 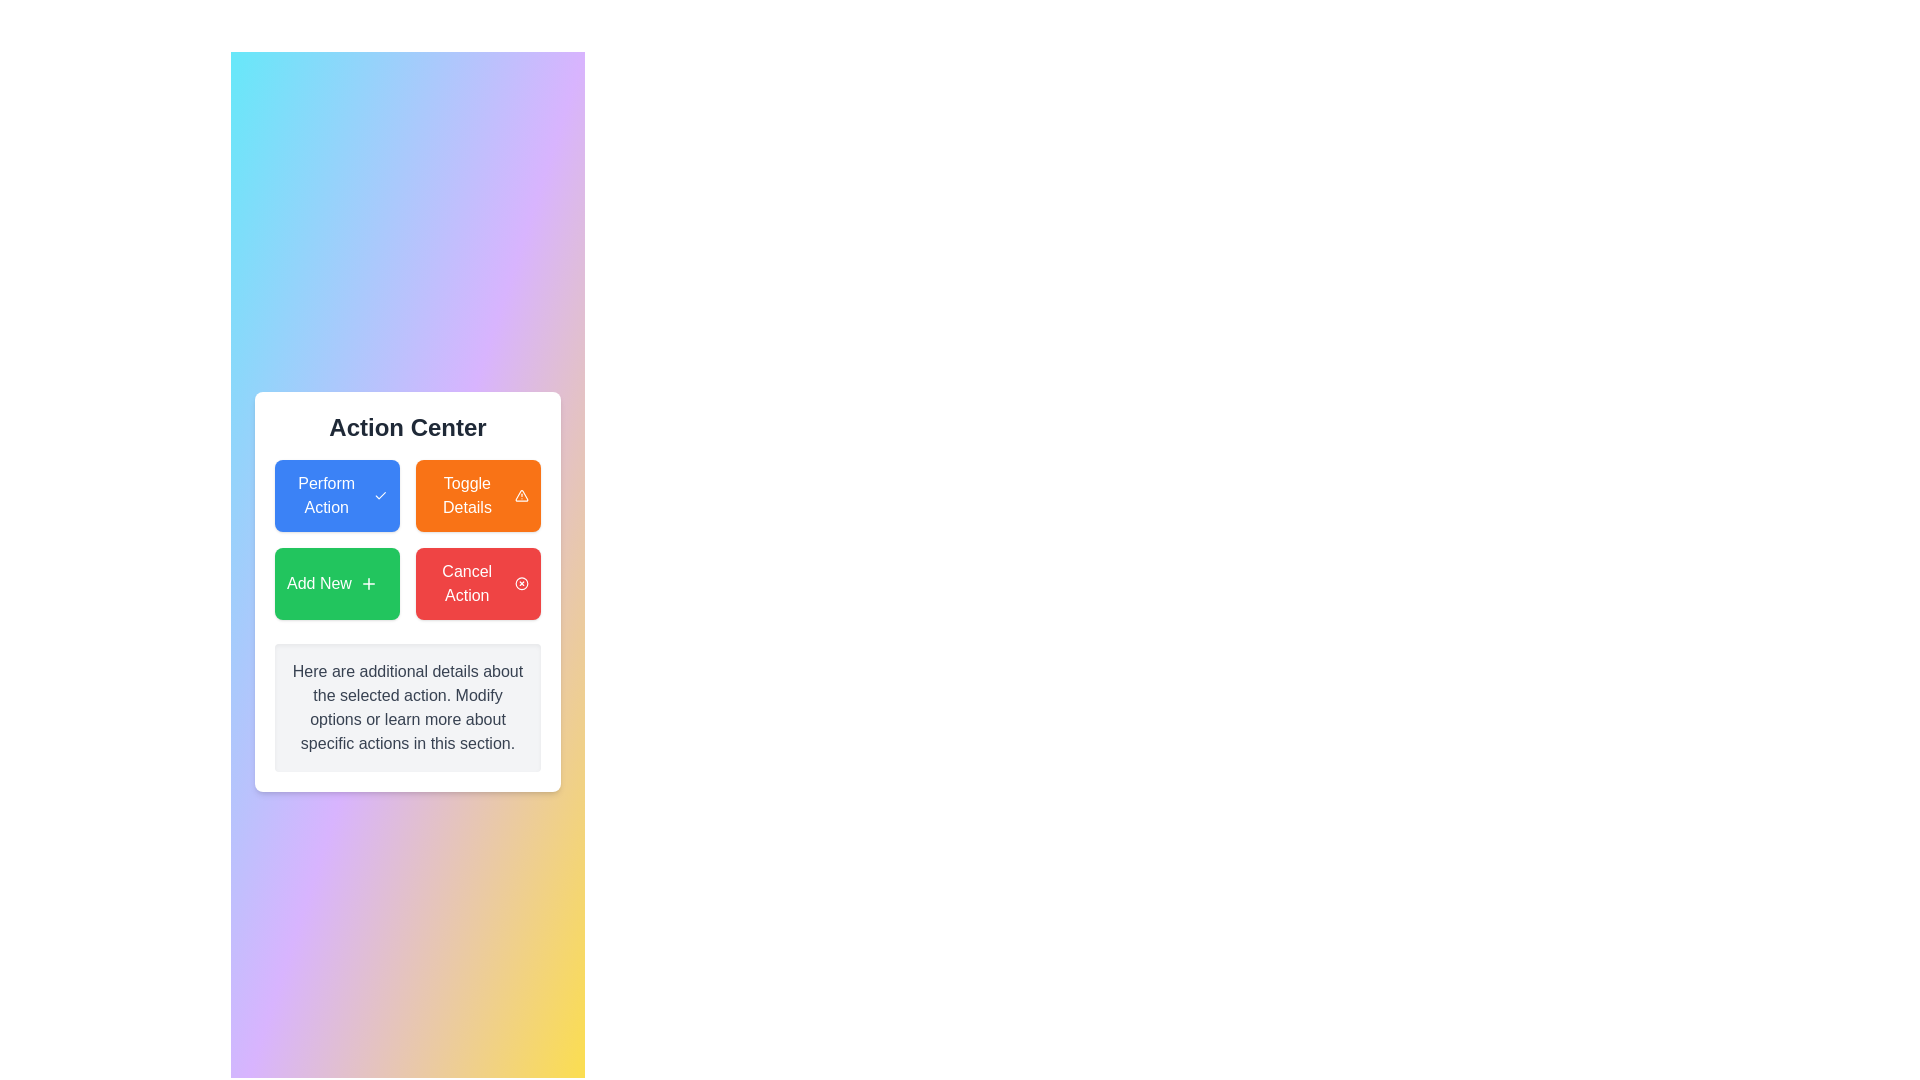 What do you see at coordinates (521, 495) in the screenshot?
I see `the alert or warning icon within the 'Toggle Details' button located in the 'Action Center'` at bounding box center [521, 495].